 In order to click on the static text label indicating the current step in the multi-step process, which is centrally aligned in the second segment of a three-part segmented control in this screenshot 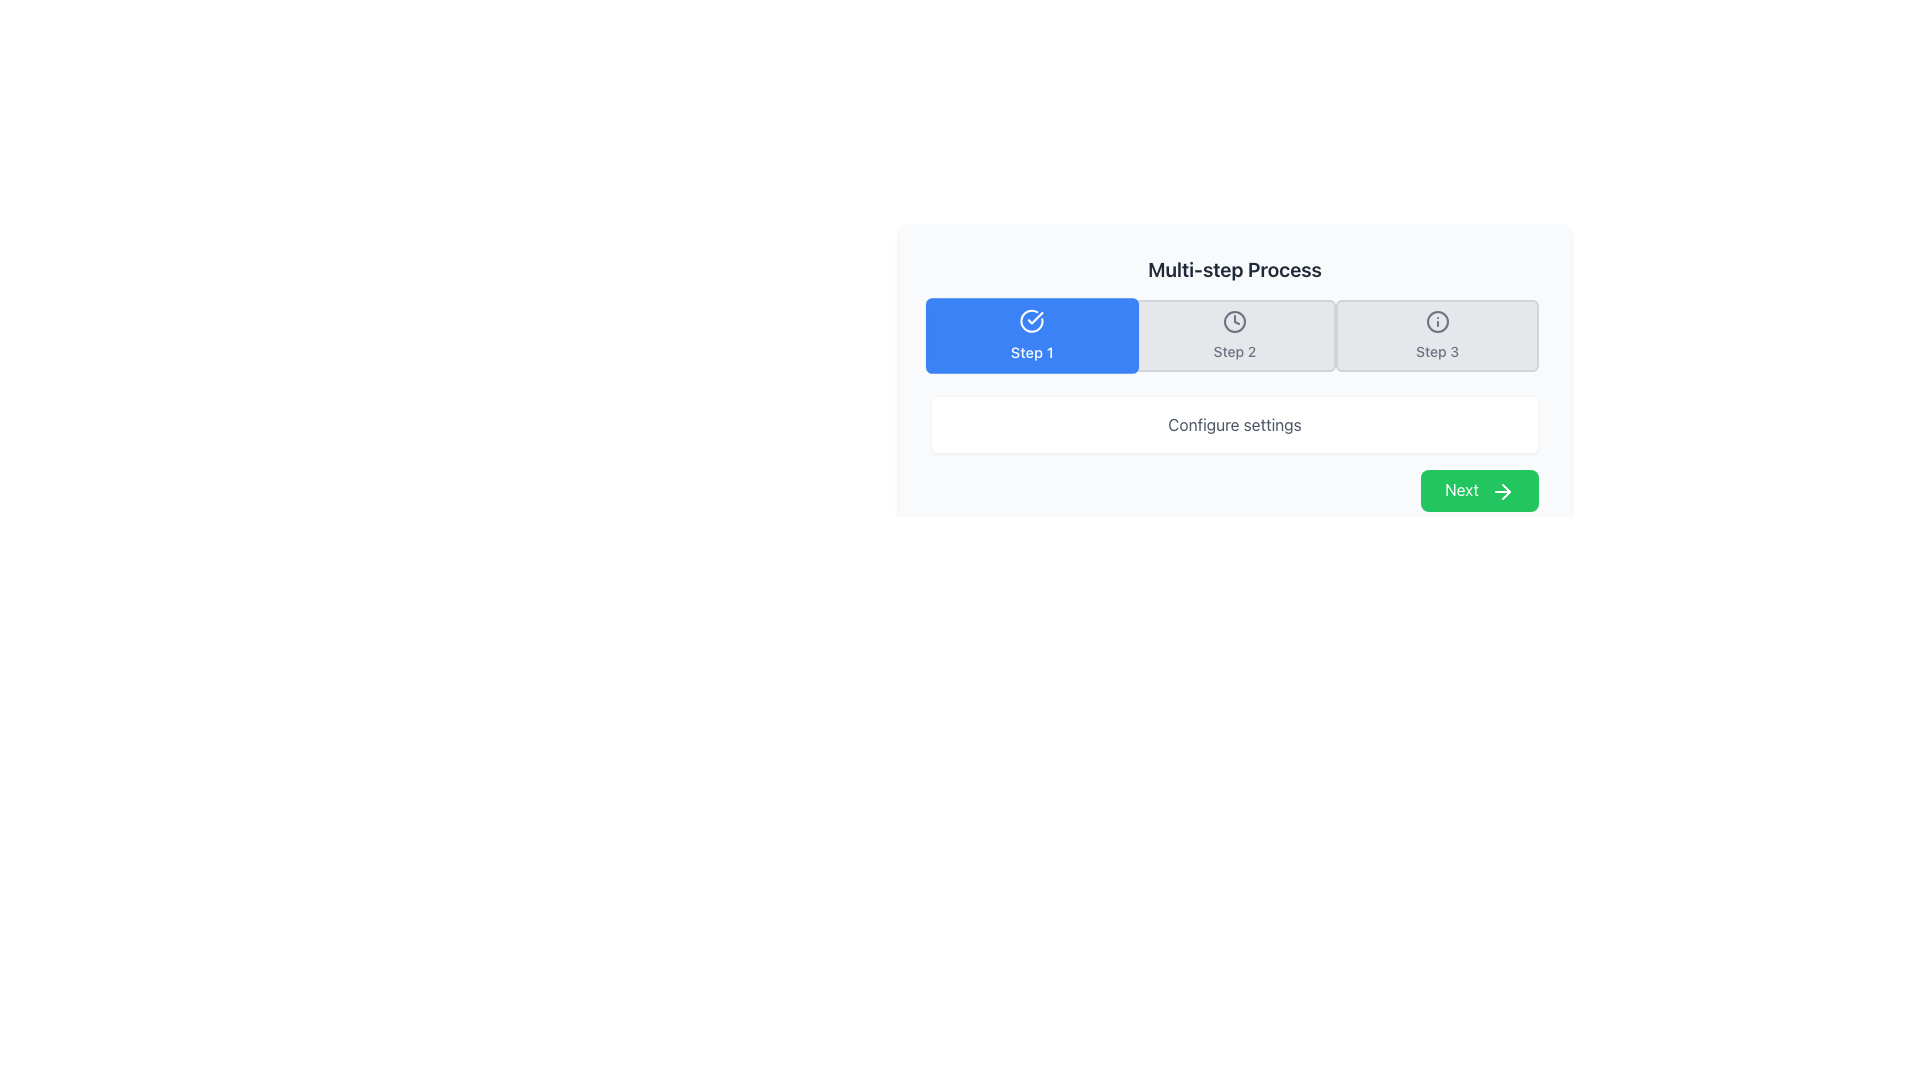, I will do `click(1233, 350)`.